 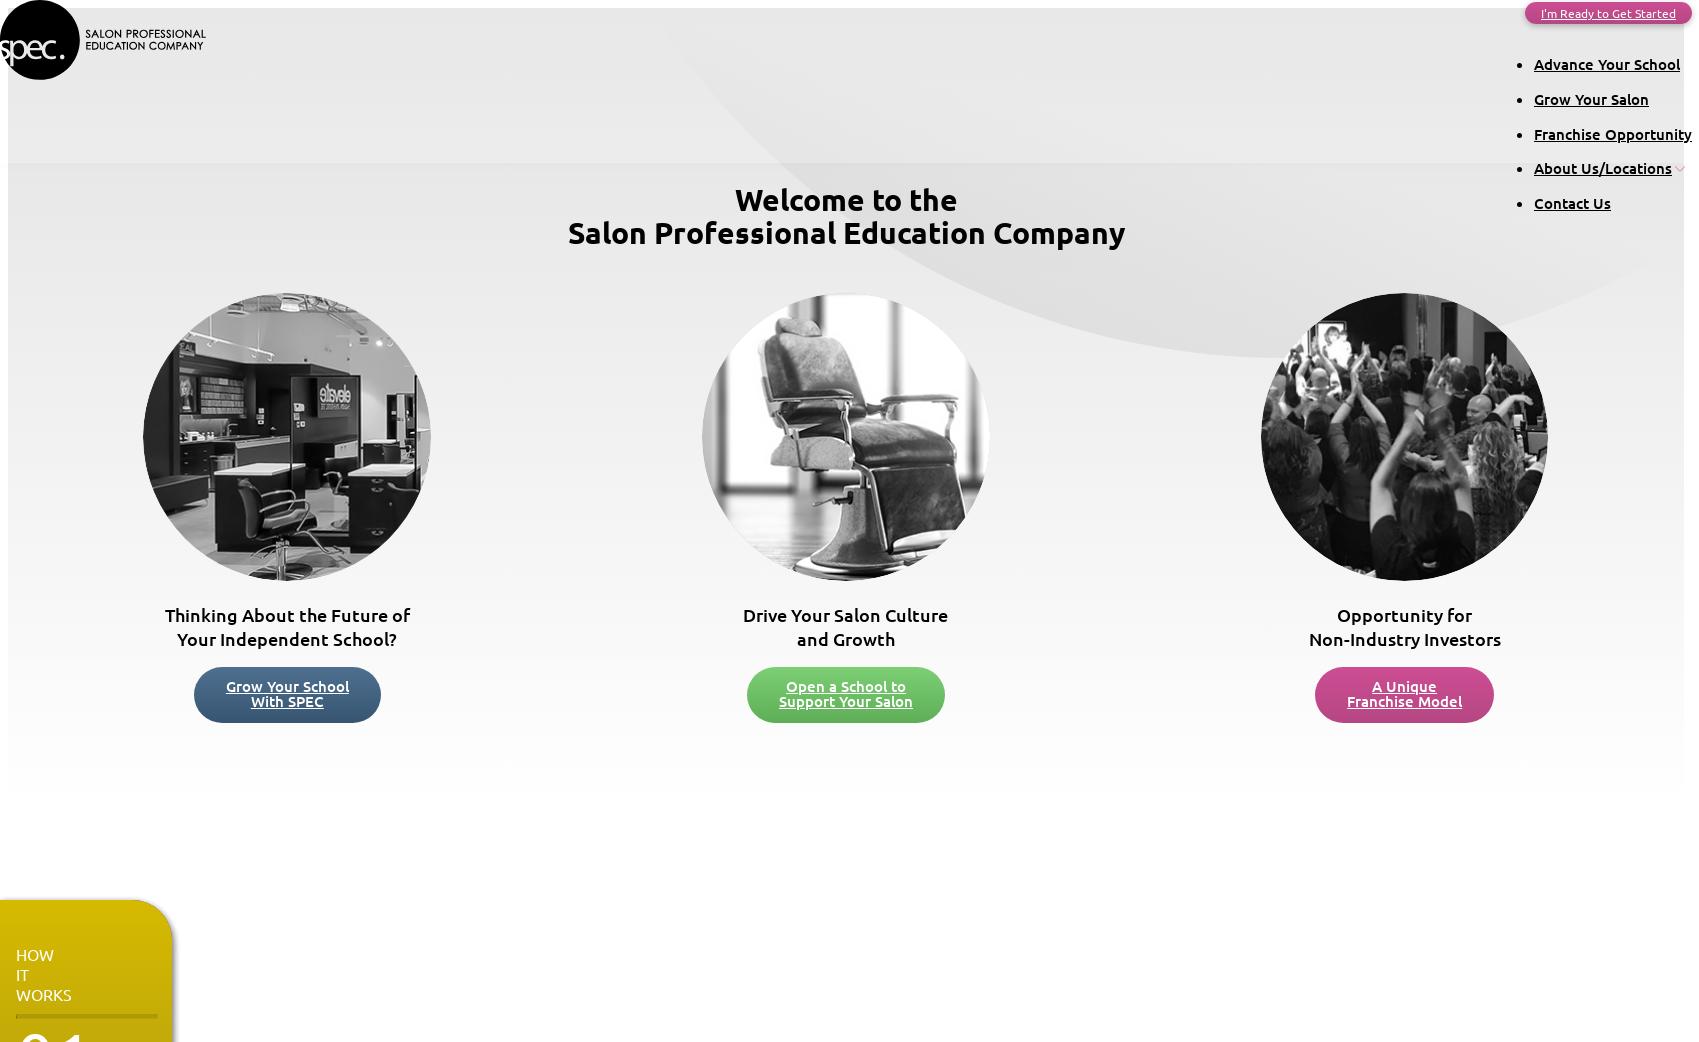 I want to click on 'Franchise Opportunity', so click(x=1612, y=132).